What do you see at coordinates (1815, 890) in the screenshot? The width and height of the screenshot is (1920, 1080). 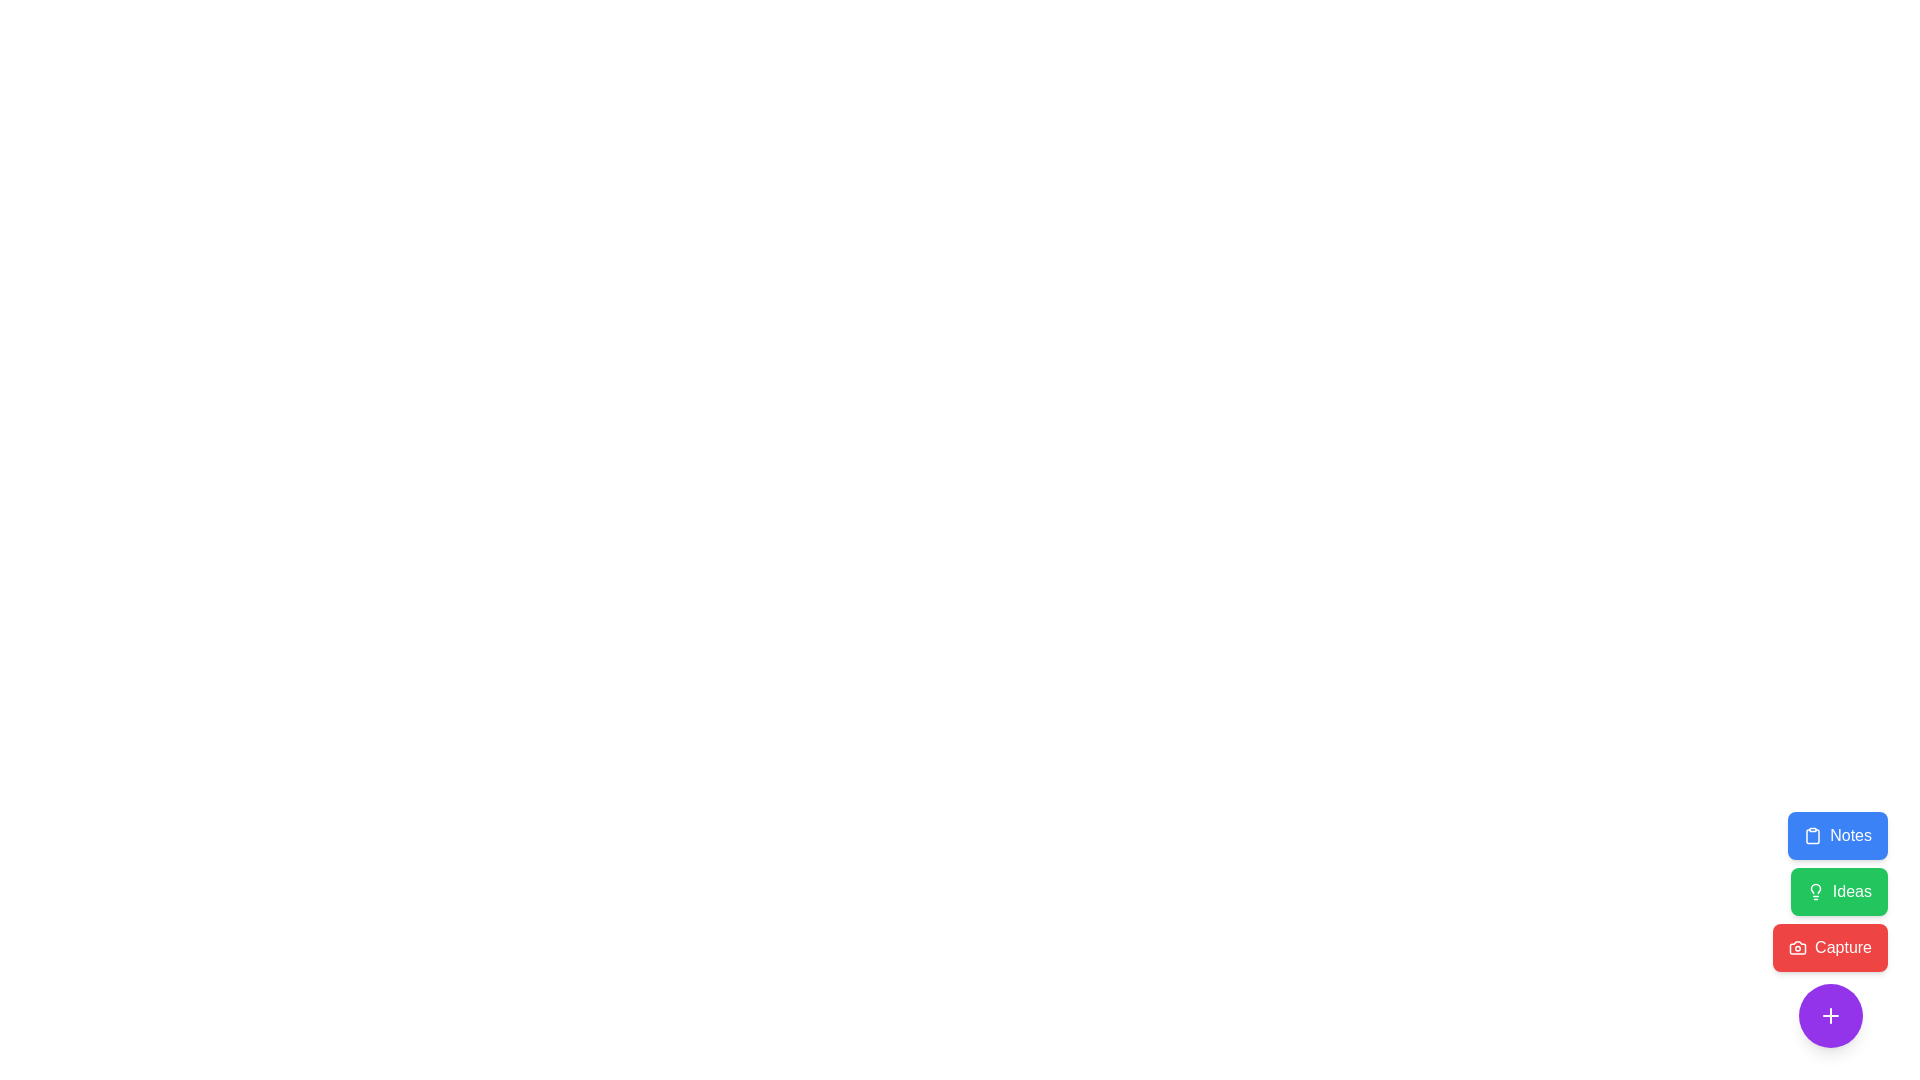 I see `the lightbulb icon representing the 'Ideas' button, which is located to the left of the button's text label` at bounding box center [1815, 890].